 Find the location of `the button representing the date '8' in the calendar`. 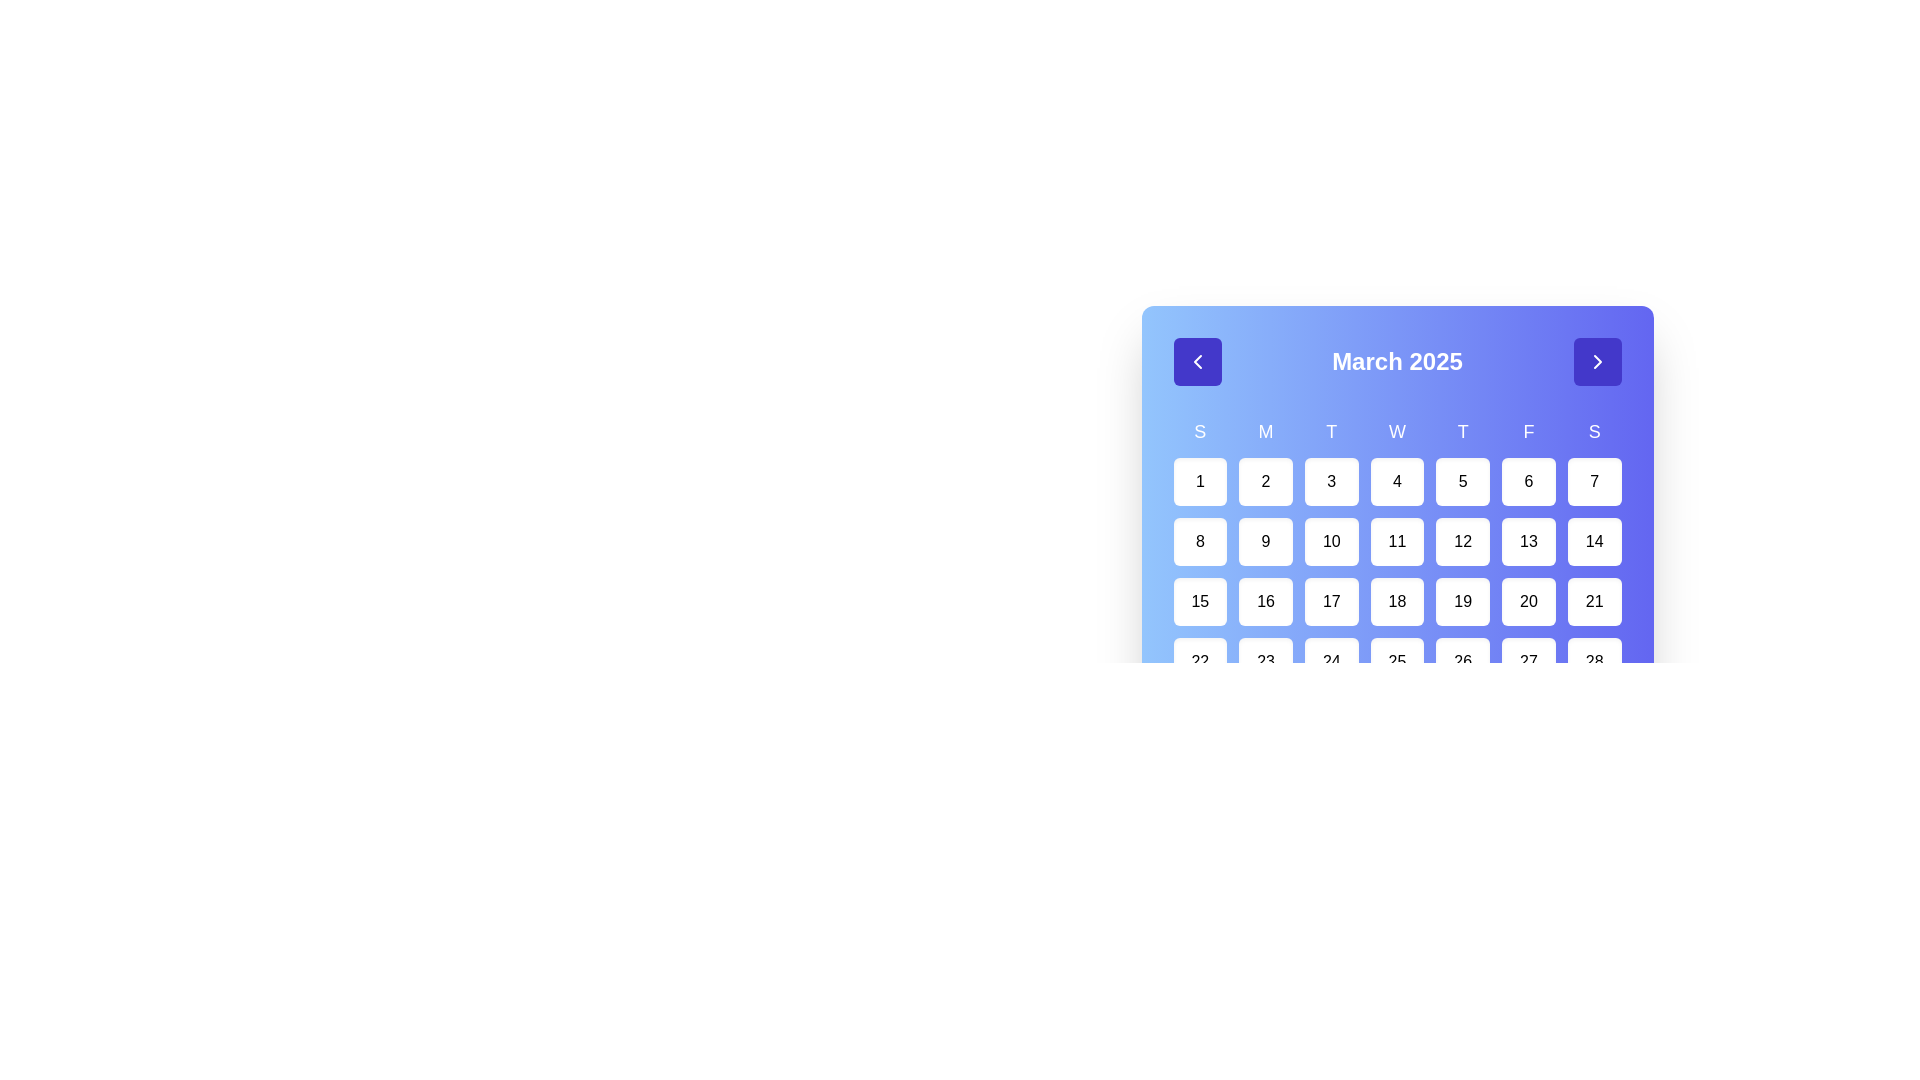

the button representing the date '8' in the calendar is located at coordinates (1200, 542).